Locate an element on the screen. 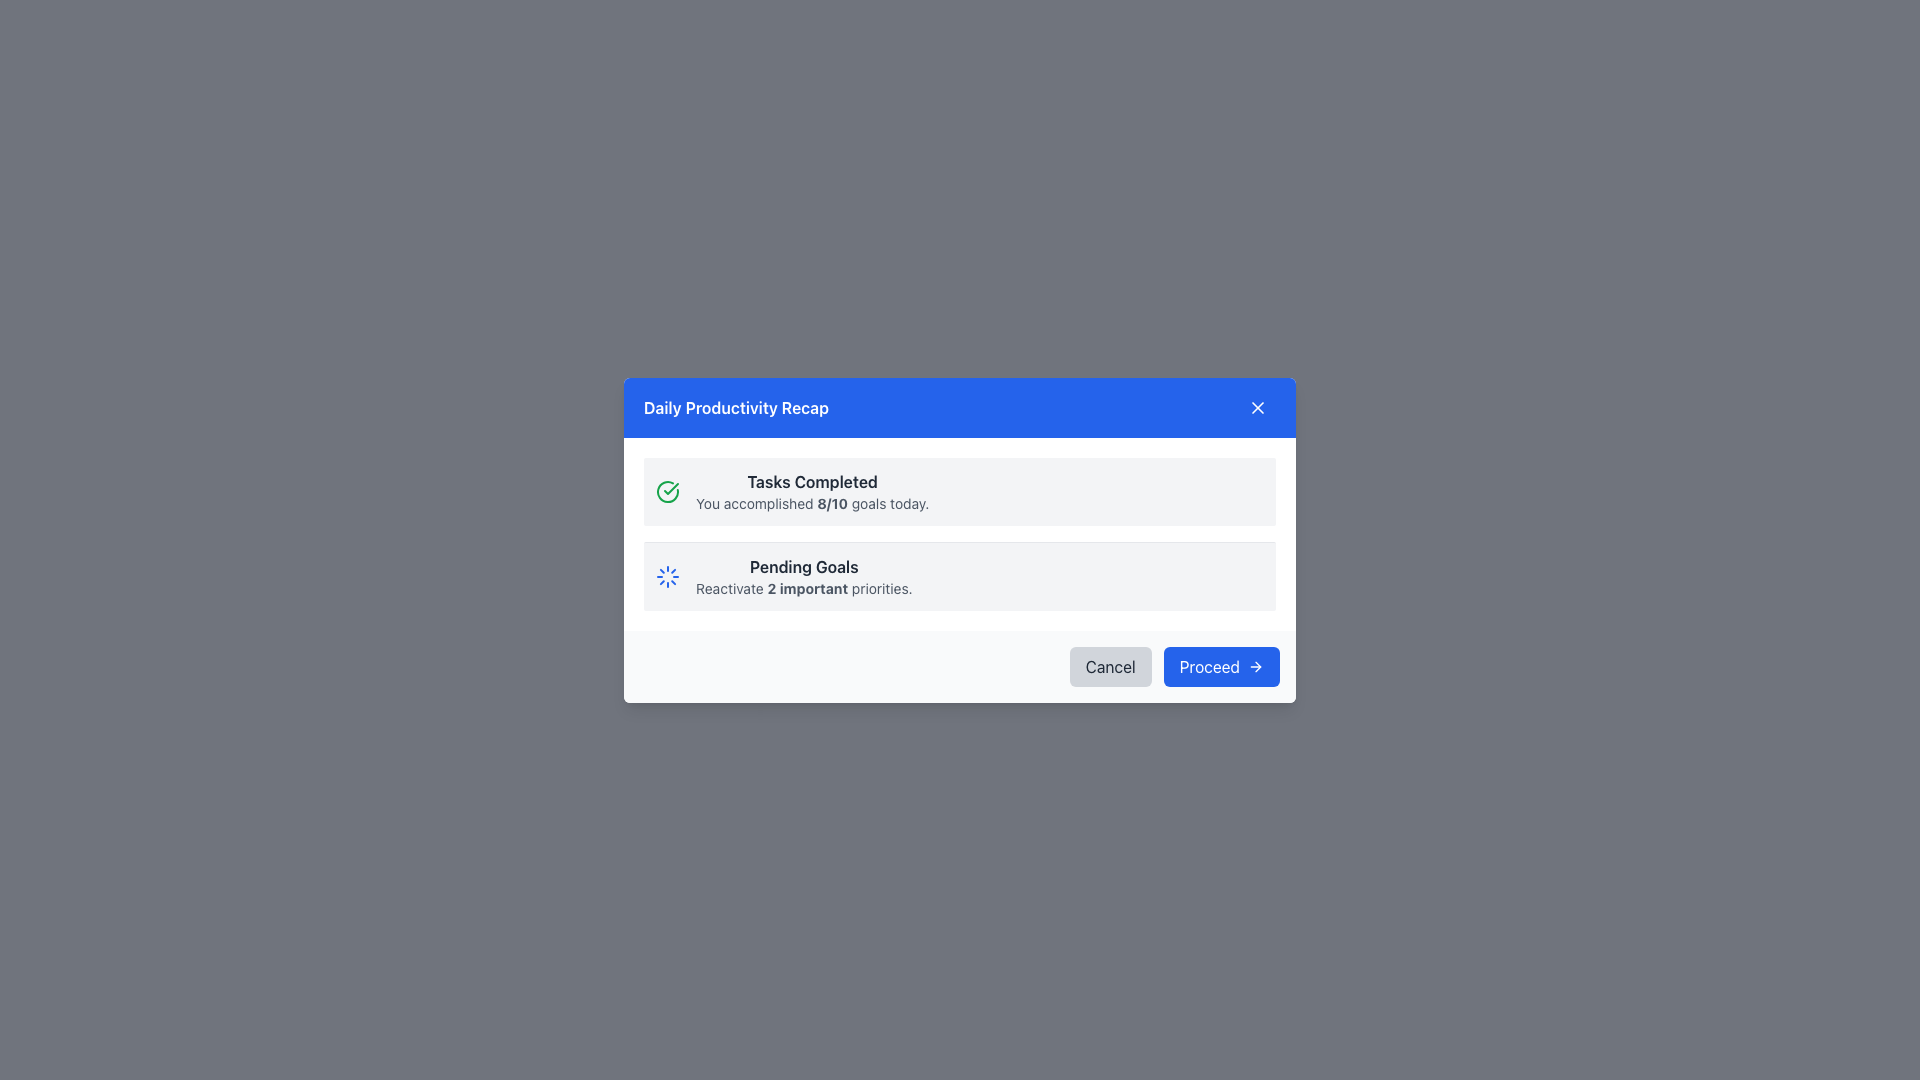 The width and height of the screenshot is (1920, 1080). the text element containing '2 important' in the phrase 'Reactivate 2 important priorities' within the 'Pending Goals' subsection is located at coordinates (807, 586).